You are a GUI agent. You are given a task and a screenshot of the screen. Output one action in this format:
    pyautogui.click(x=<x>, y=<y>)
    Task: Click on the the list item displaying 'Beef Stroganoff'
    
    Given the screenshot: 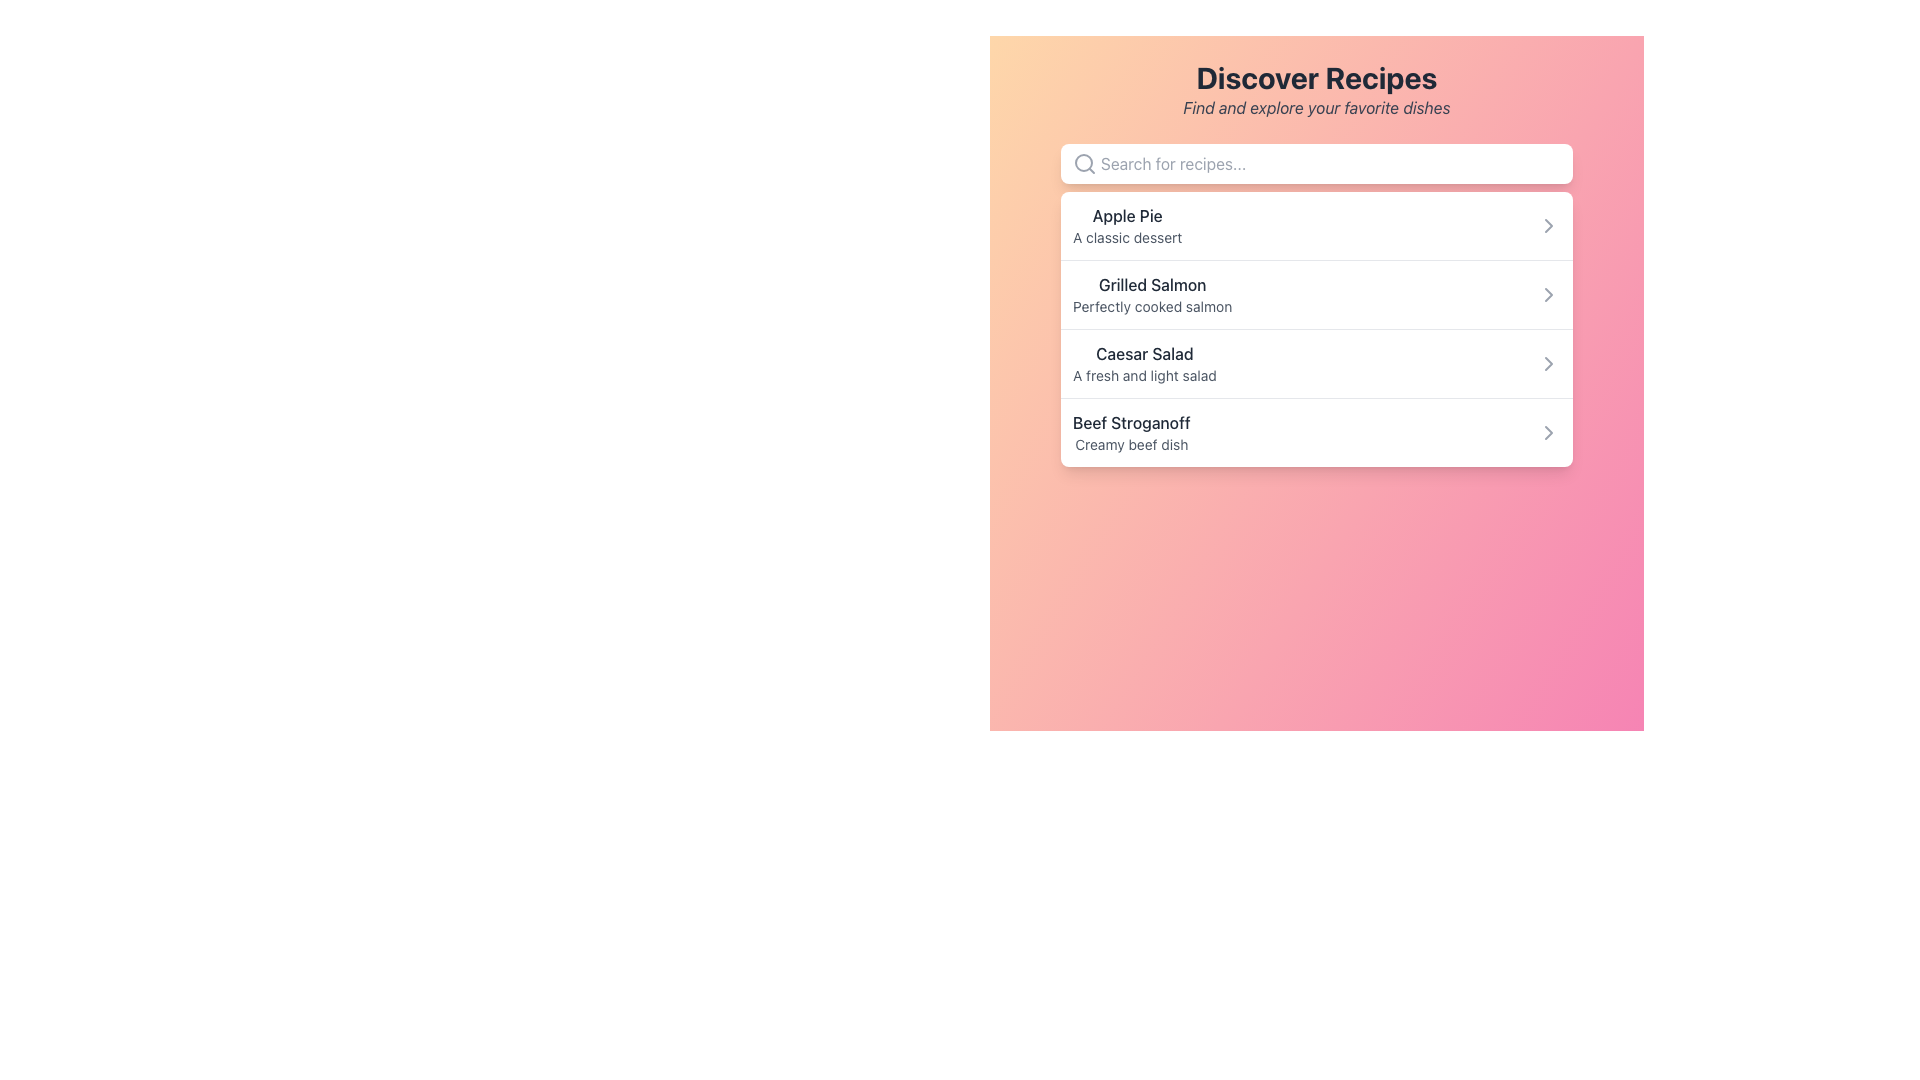 What is the action you would take?
    pyautogui.click(x=1131, y=431)
    